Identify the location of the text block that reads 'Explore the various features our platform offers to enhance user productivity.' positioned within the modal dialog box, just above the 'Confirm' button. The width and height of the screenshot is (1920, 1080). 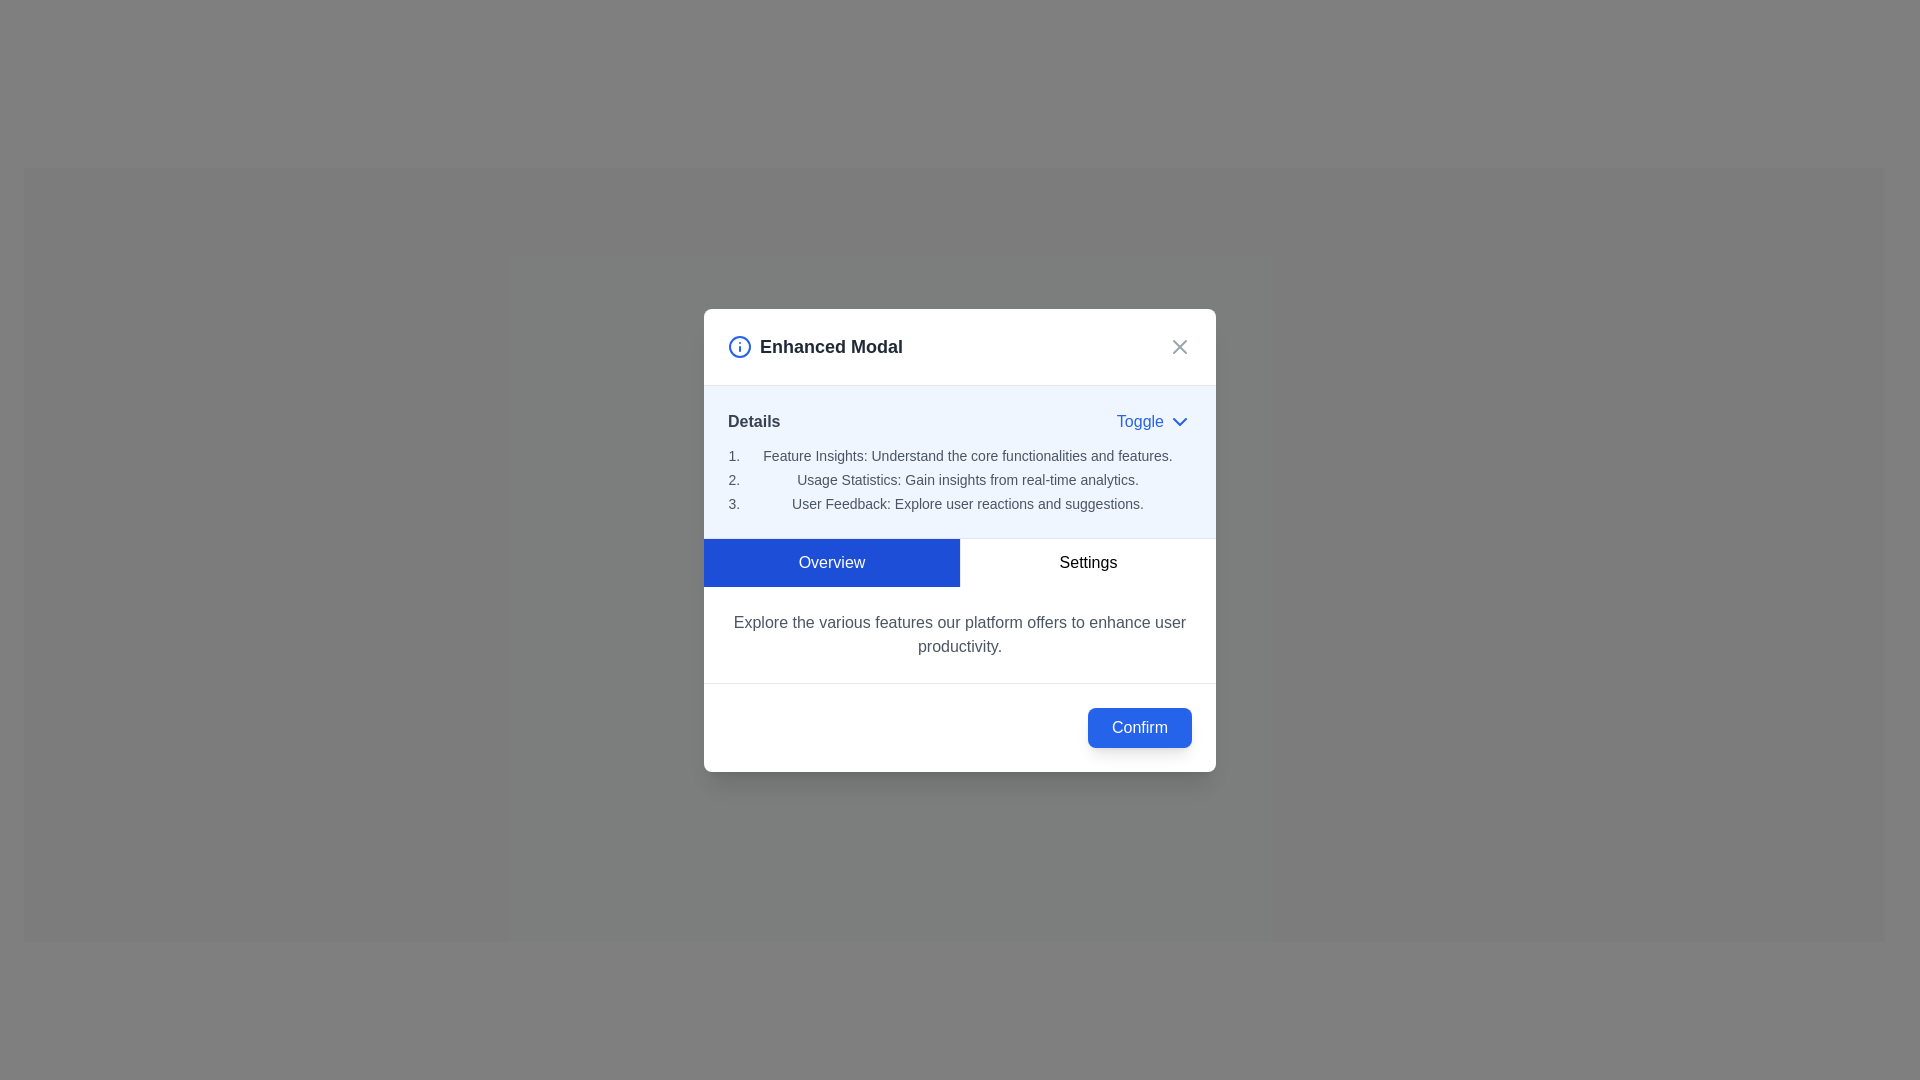
(960, 634).